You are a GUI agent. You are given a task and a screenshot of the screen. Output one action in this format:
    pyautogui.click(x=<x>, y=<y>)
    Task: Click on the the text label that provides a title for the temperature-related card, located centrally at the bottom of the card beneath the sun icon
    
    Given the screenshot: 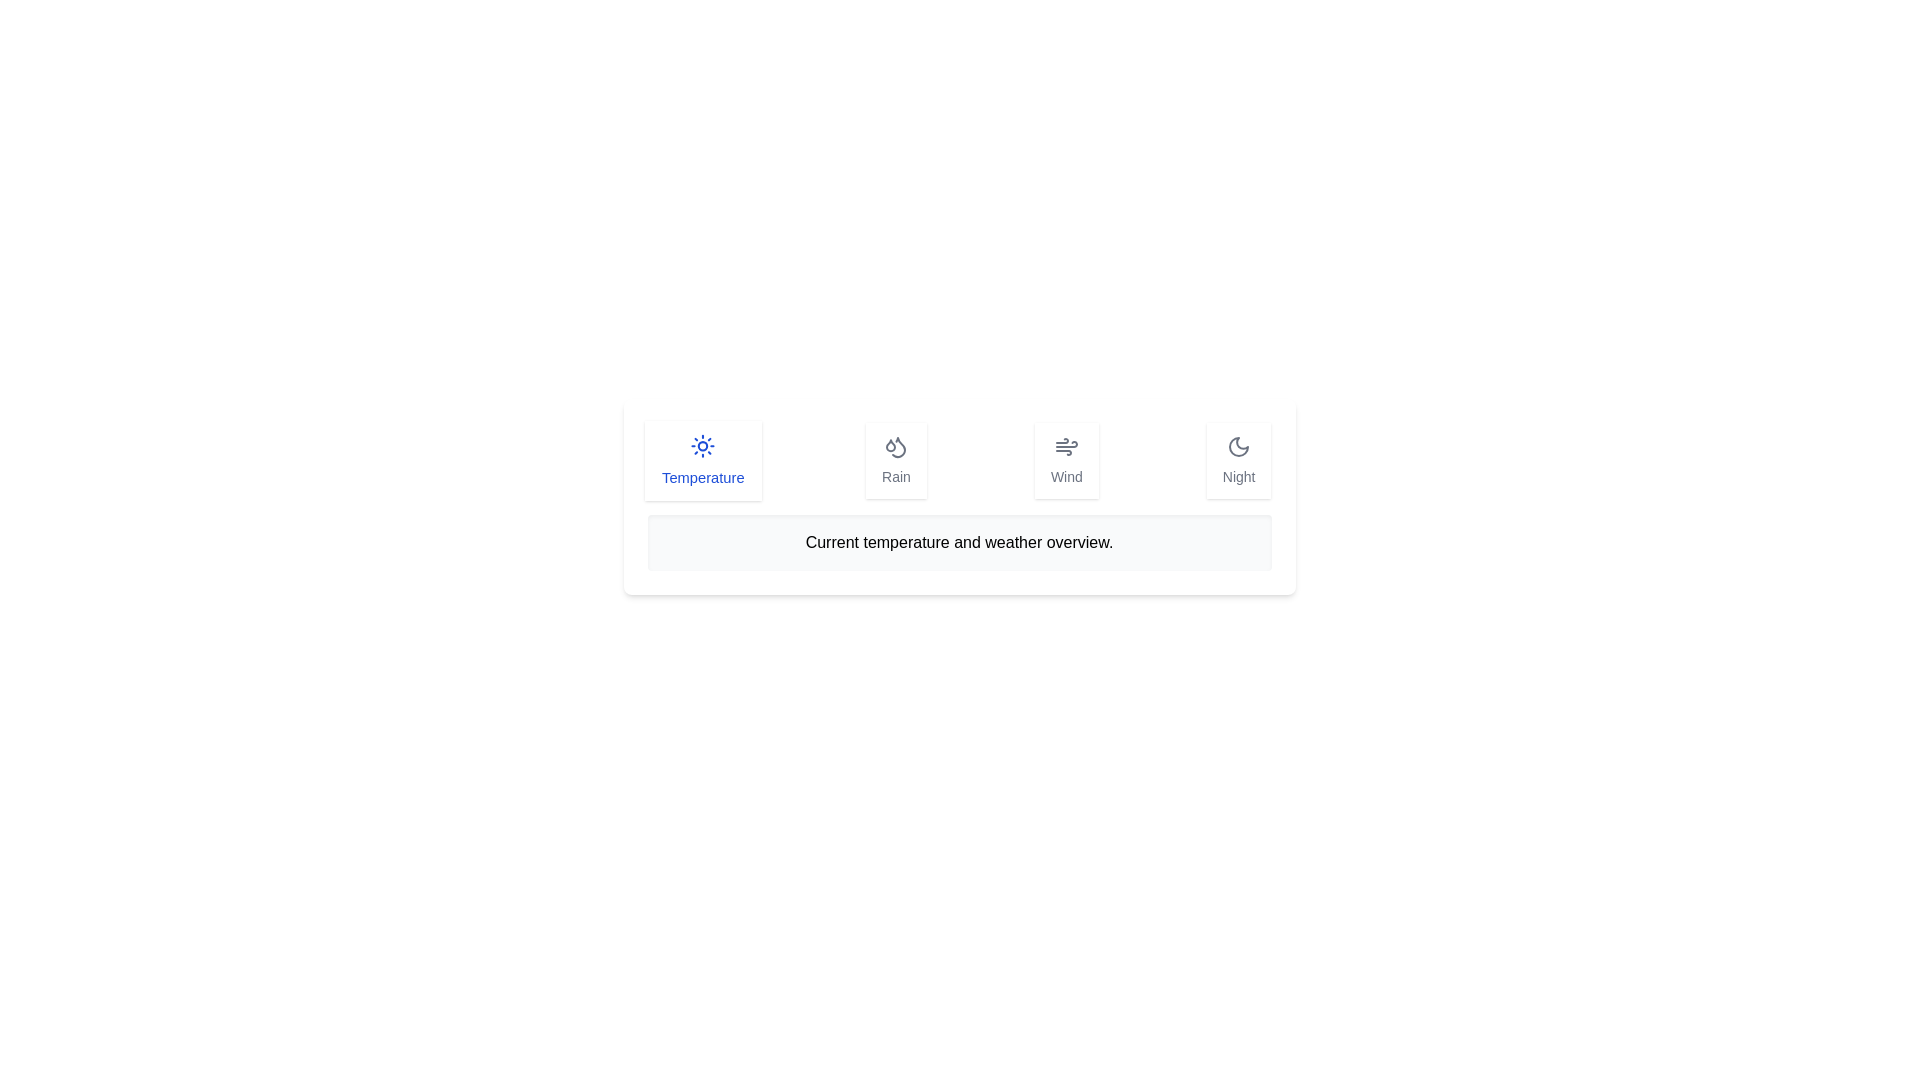 What is the action you would take?
    pyautogui.click(x=702, y=477)
    